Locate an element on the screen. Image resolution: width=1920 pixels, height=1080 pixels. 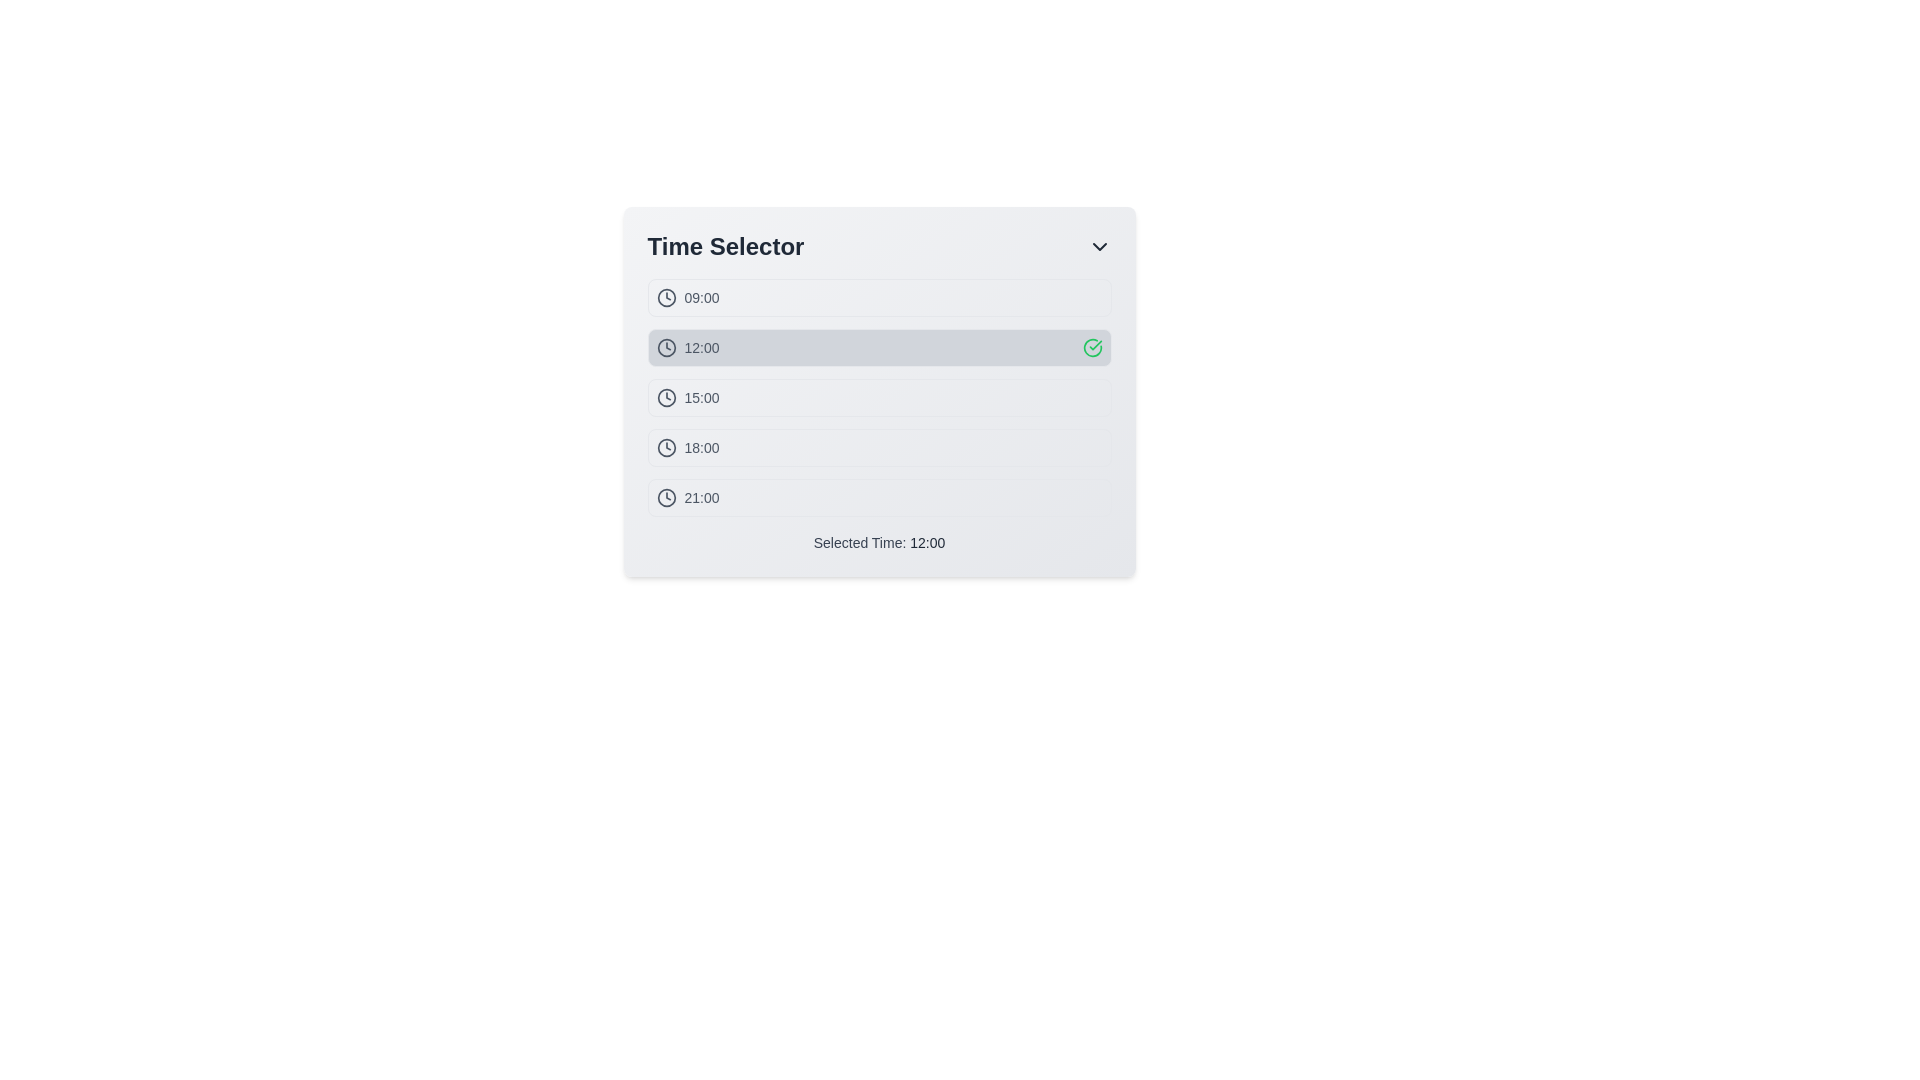
the third selectable time option in the time selector list to navigate is located at coordinates (879, 397).